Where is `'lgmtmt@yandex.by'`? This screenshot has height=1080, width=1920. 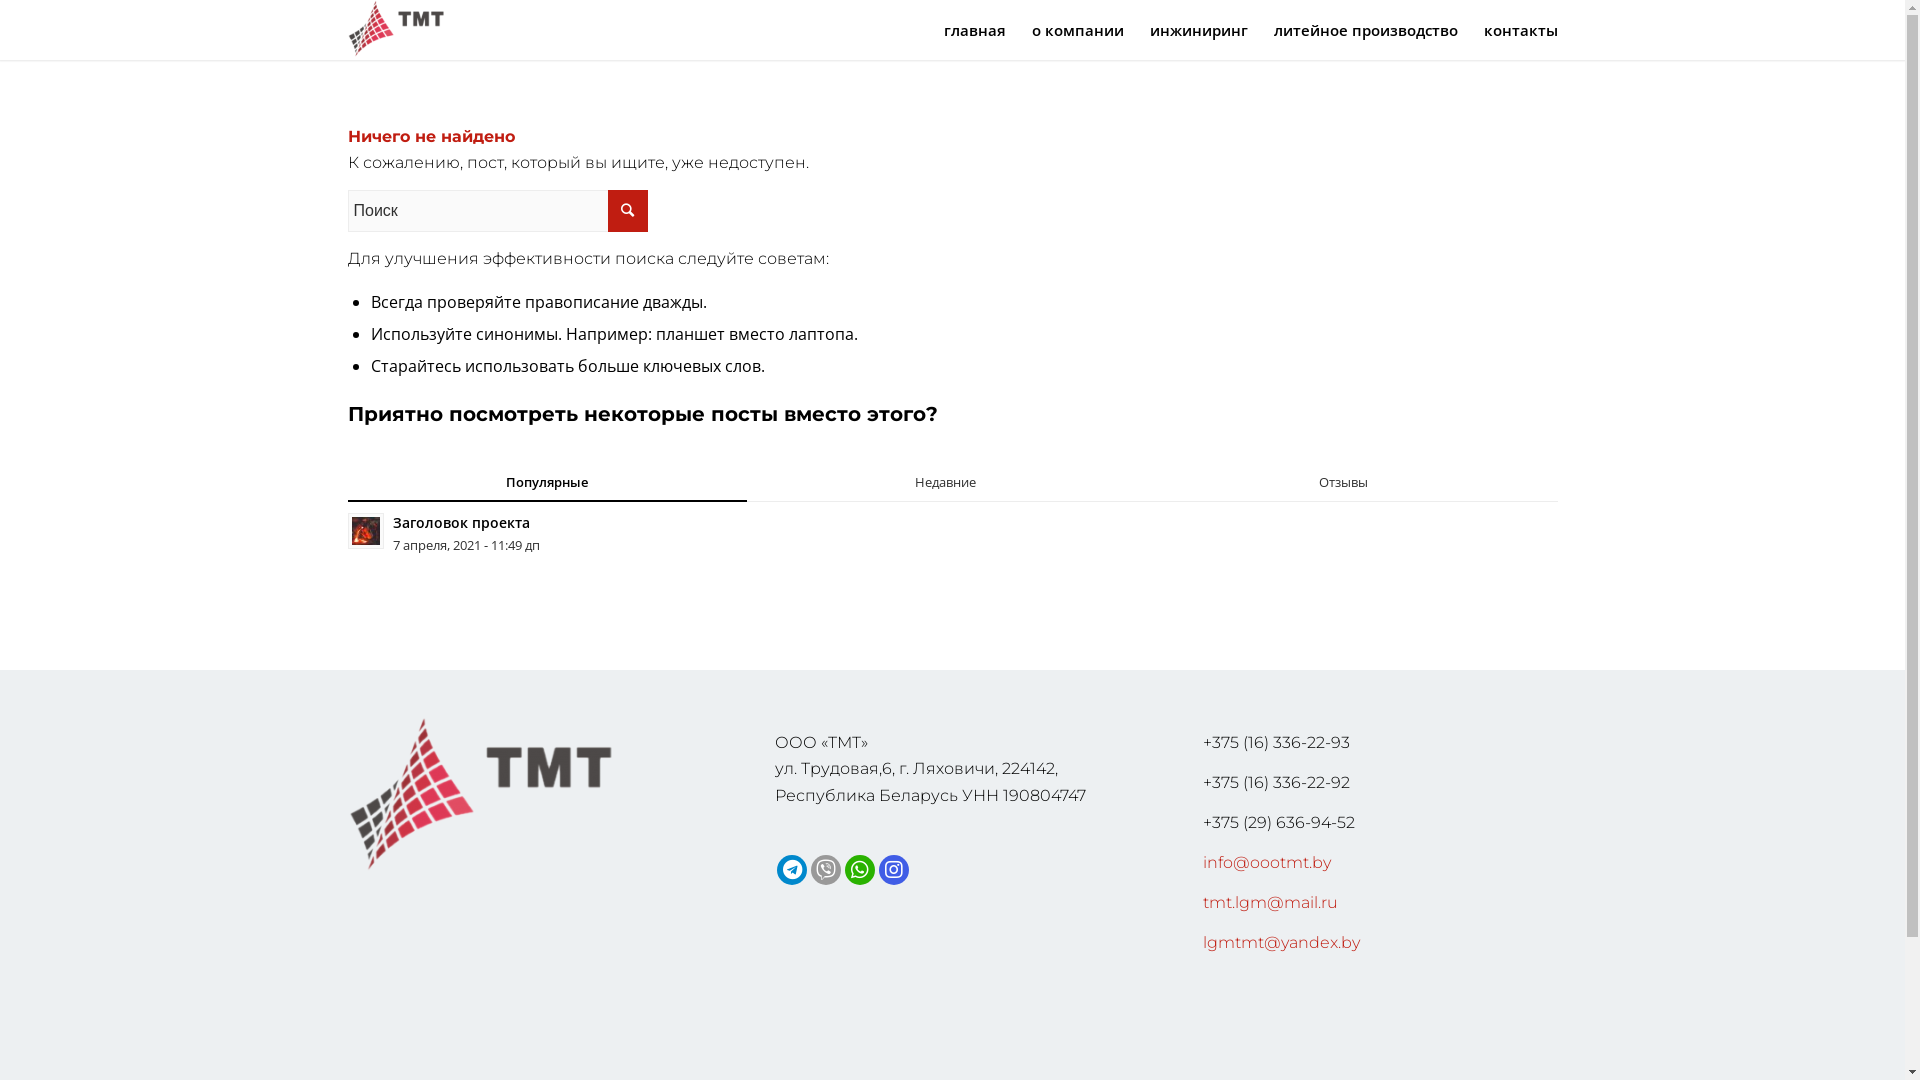 'lgmtmt@yandex.by' is located at coordinates (1281, 942).